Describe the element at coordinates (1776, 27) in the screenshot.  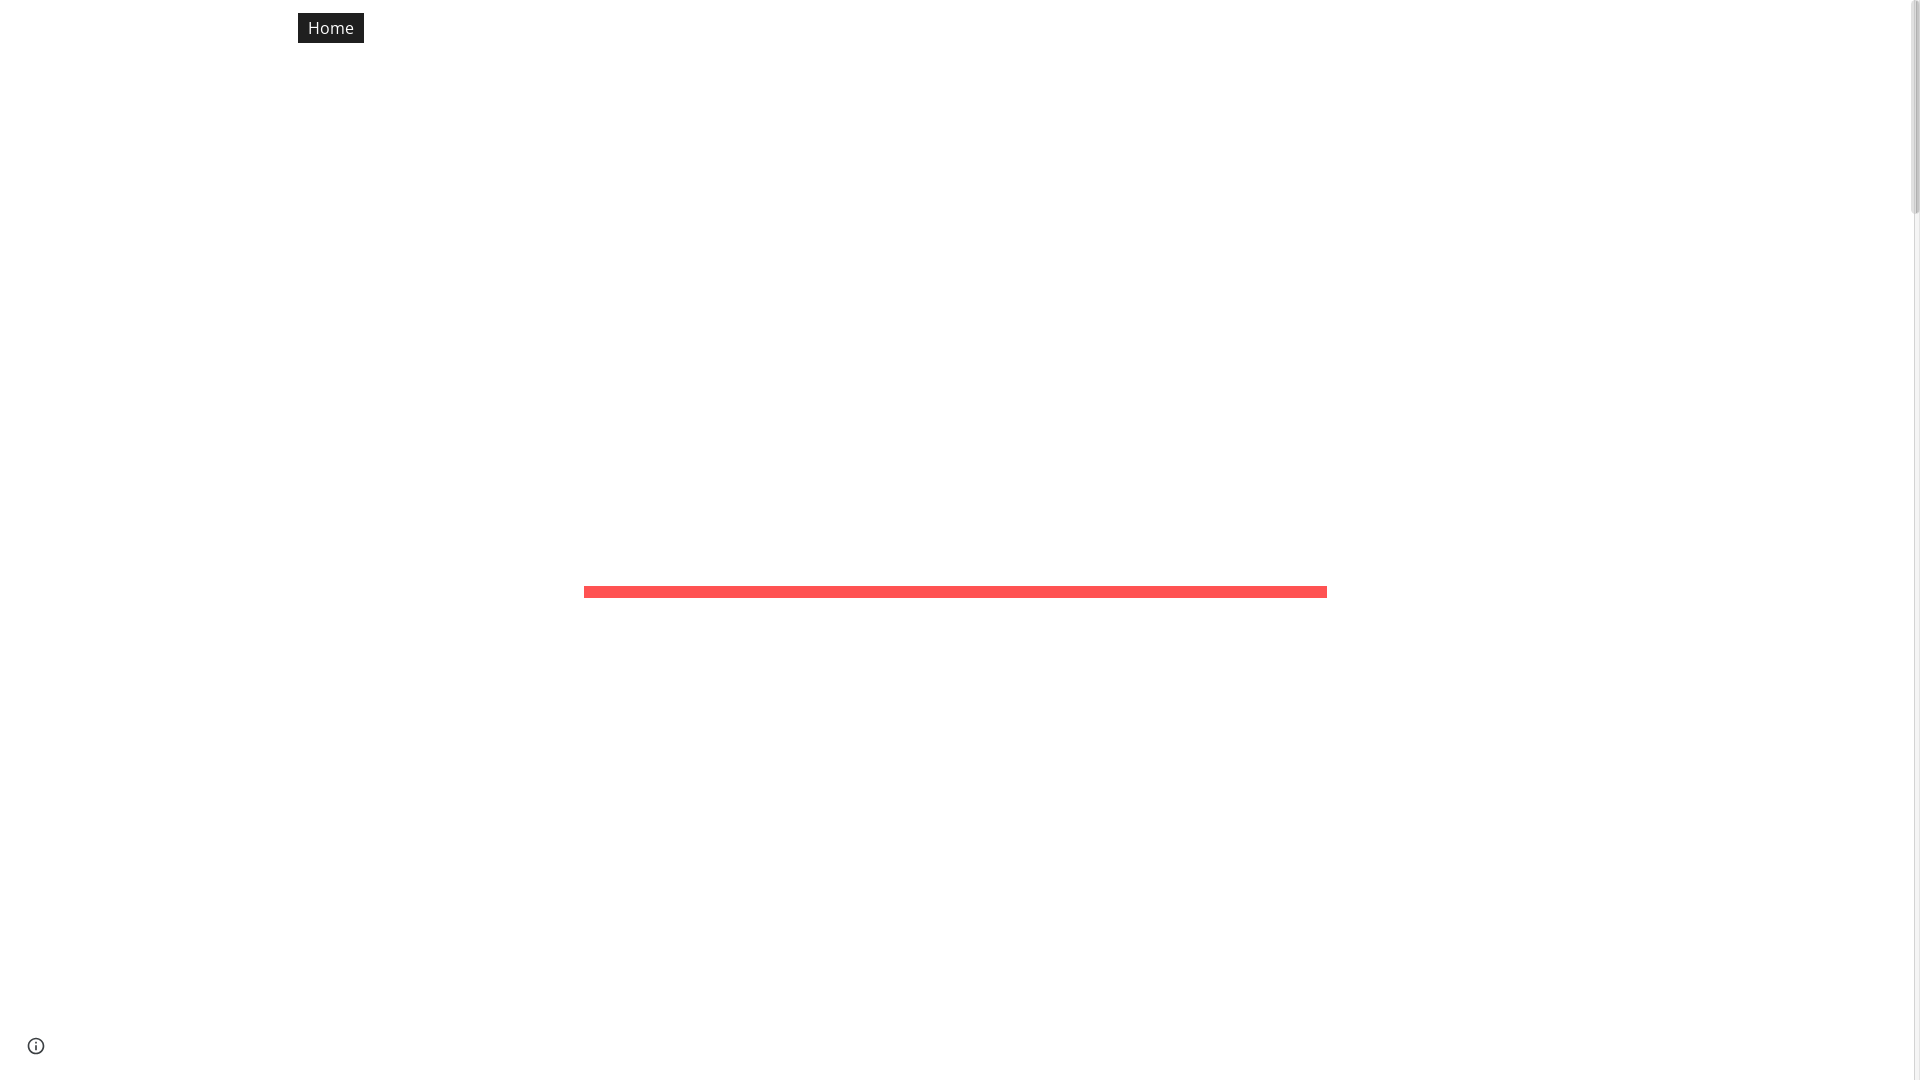
I see `'More'` at that location.